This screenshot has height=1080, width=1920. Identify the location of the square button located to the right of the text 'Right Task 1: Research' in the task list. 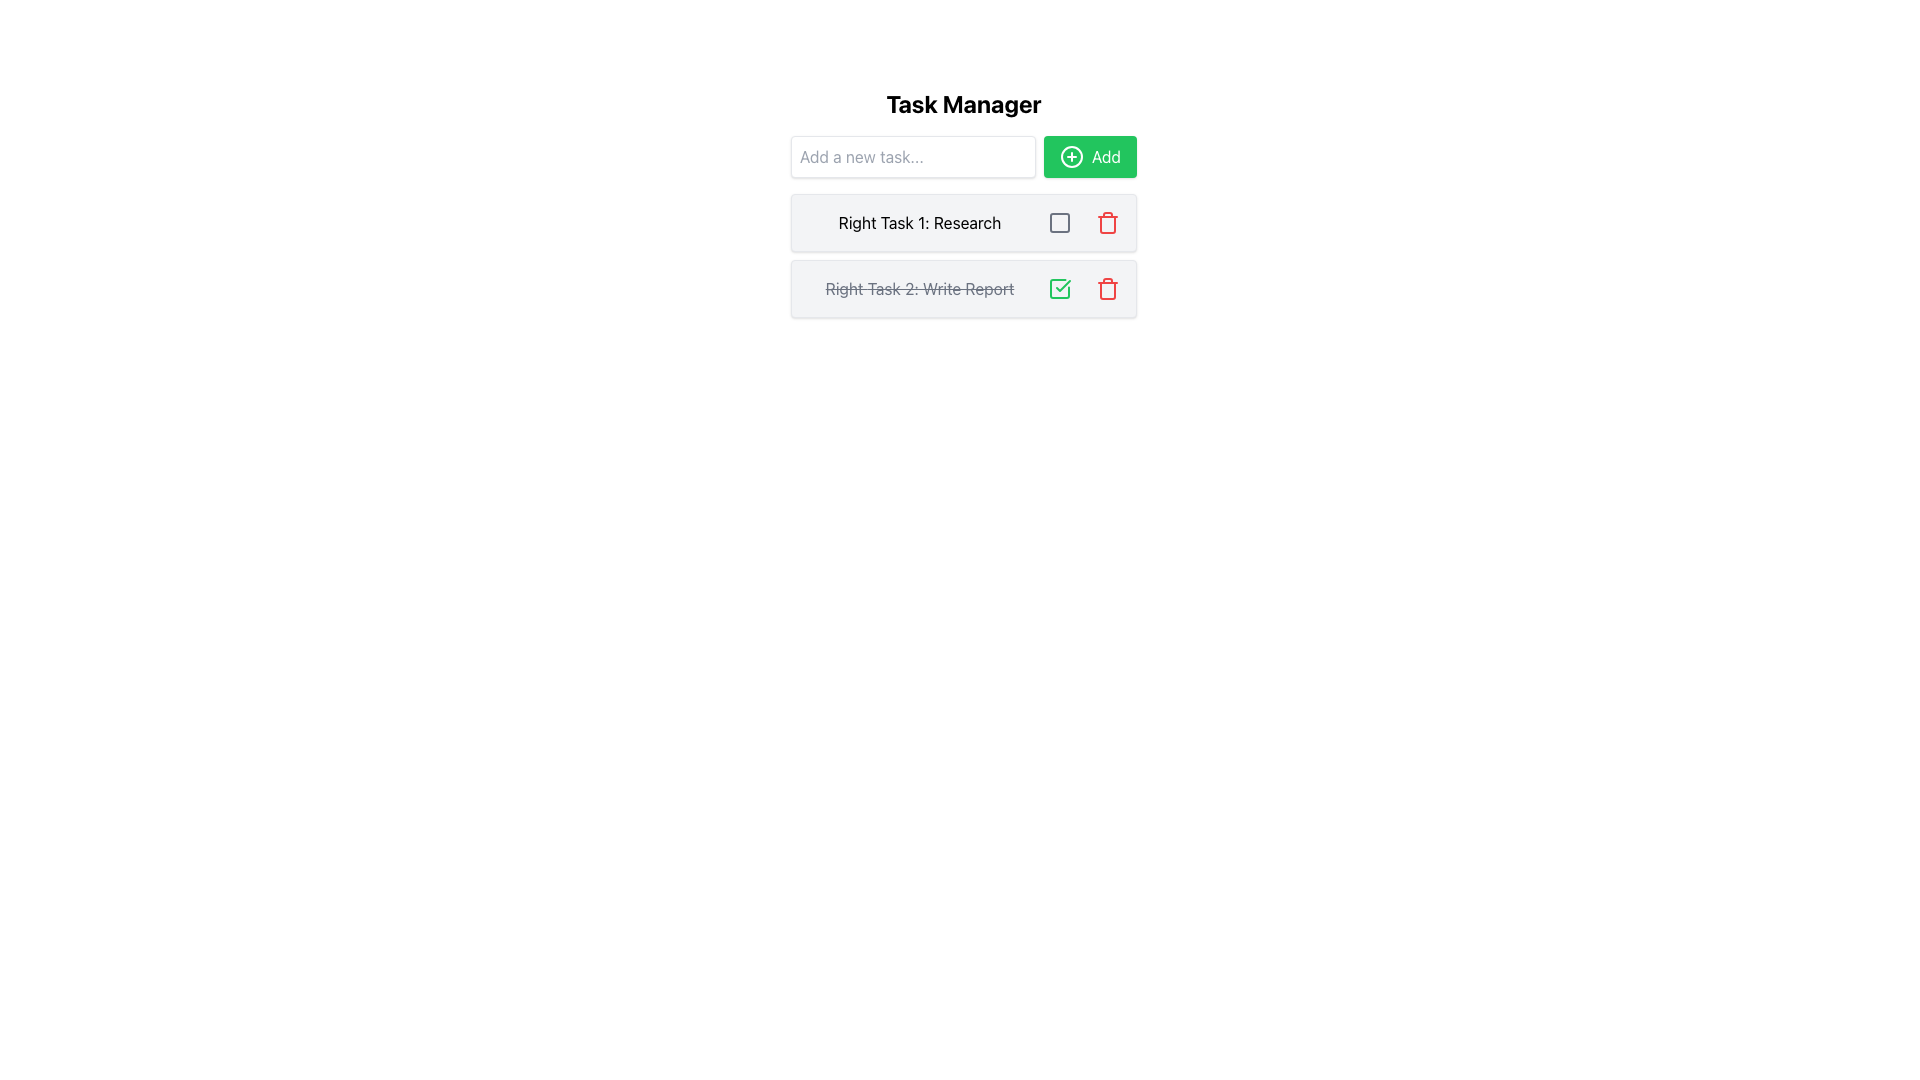
(1059, 223).